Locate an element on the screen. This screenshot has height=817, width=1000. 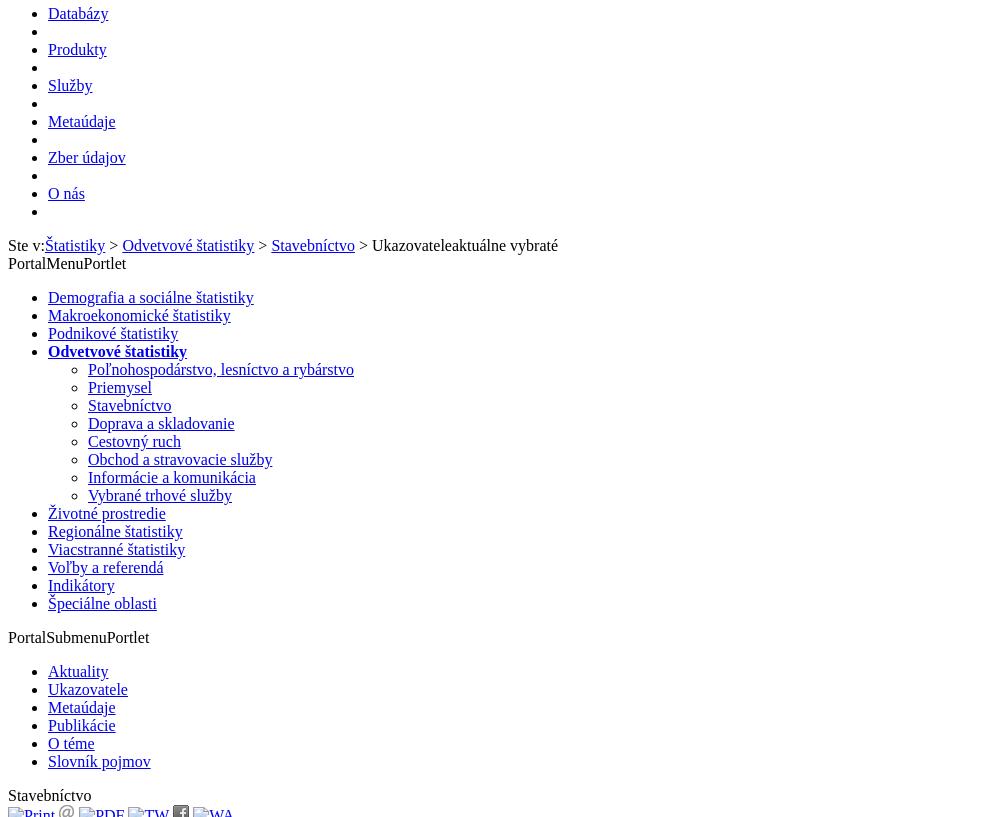
'Obchod a stravovacie služby' is located at coordinates (180, 459).